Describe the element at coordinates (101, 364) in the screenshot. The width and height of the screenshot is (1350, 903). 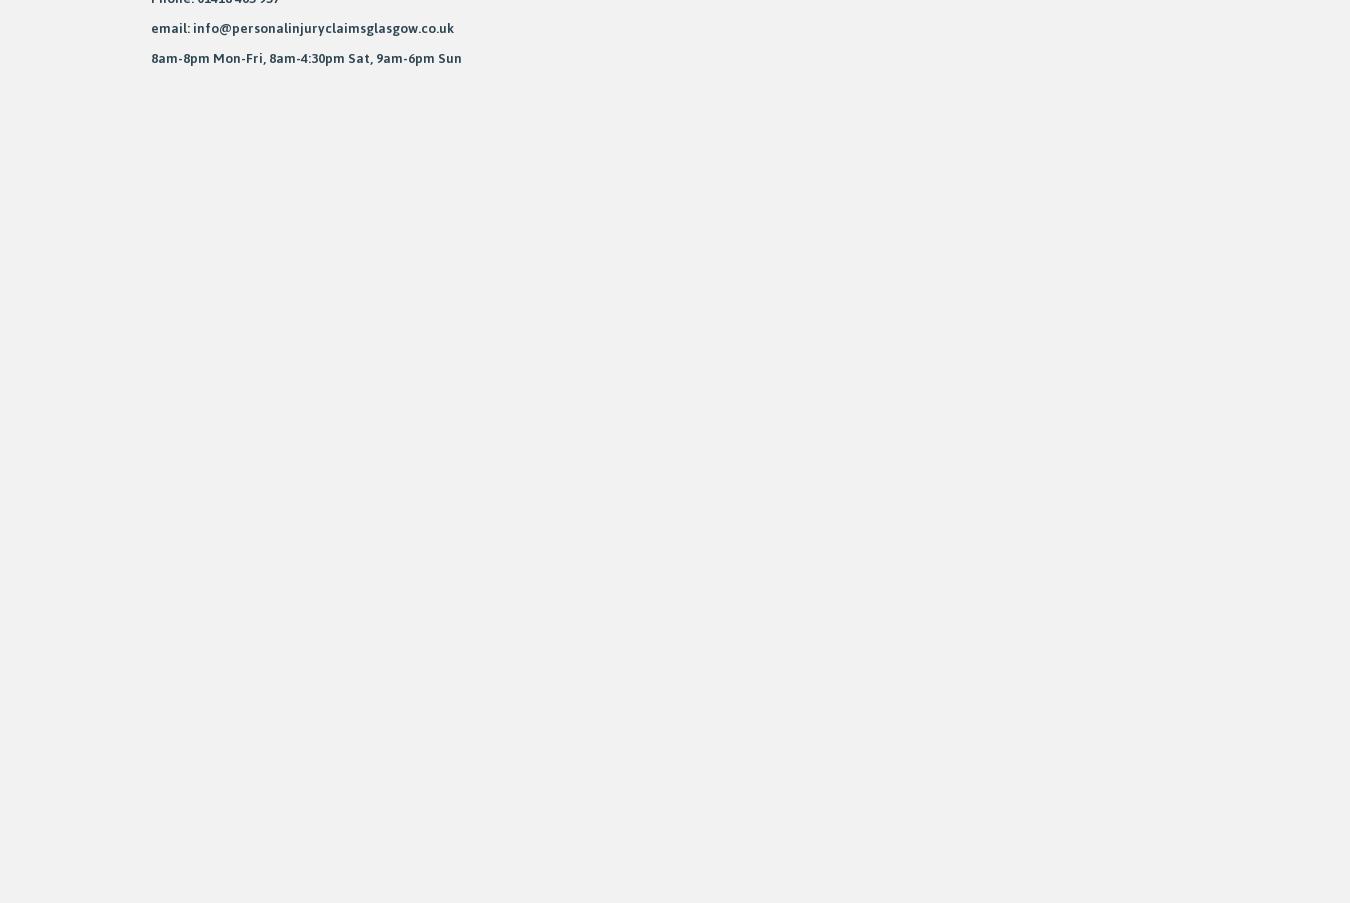
I see `'Glasgow'` at that location.